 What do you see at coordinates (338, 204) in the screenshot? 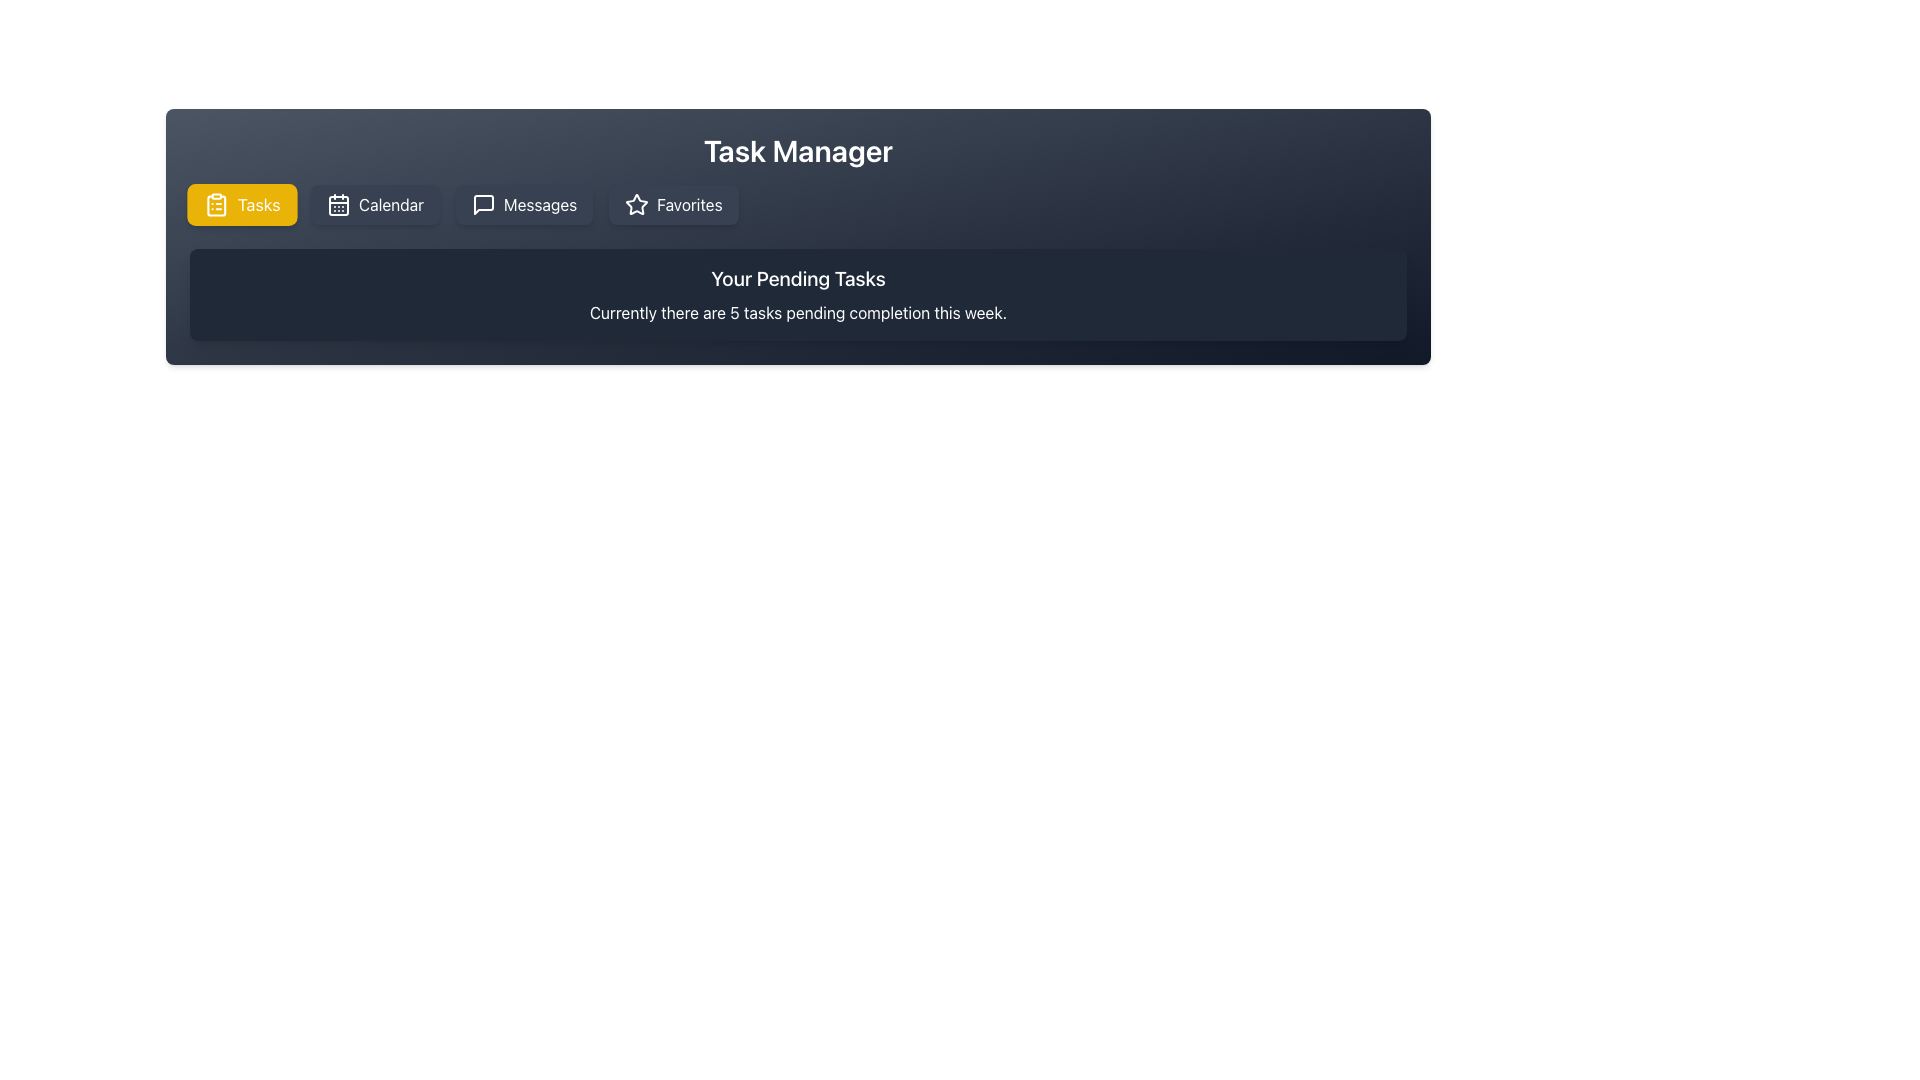
I see `the 'Calendar' icon in the navigation bar` at bounding box center [338, 204].